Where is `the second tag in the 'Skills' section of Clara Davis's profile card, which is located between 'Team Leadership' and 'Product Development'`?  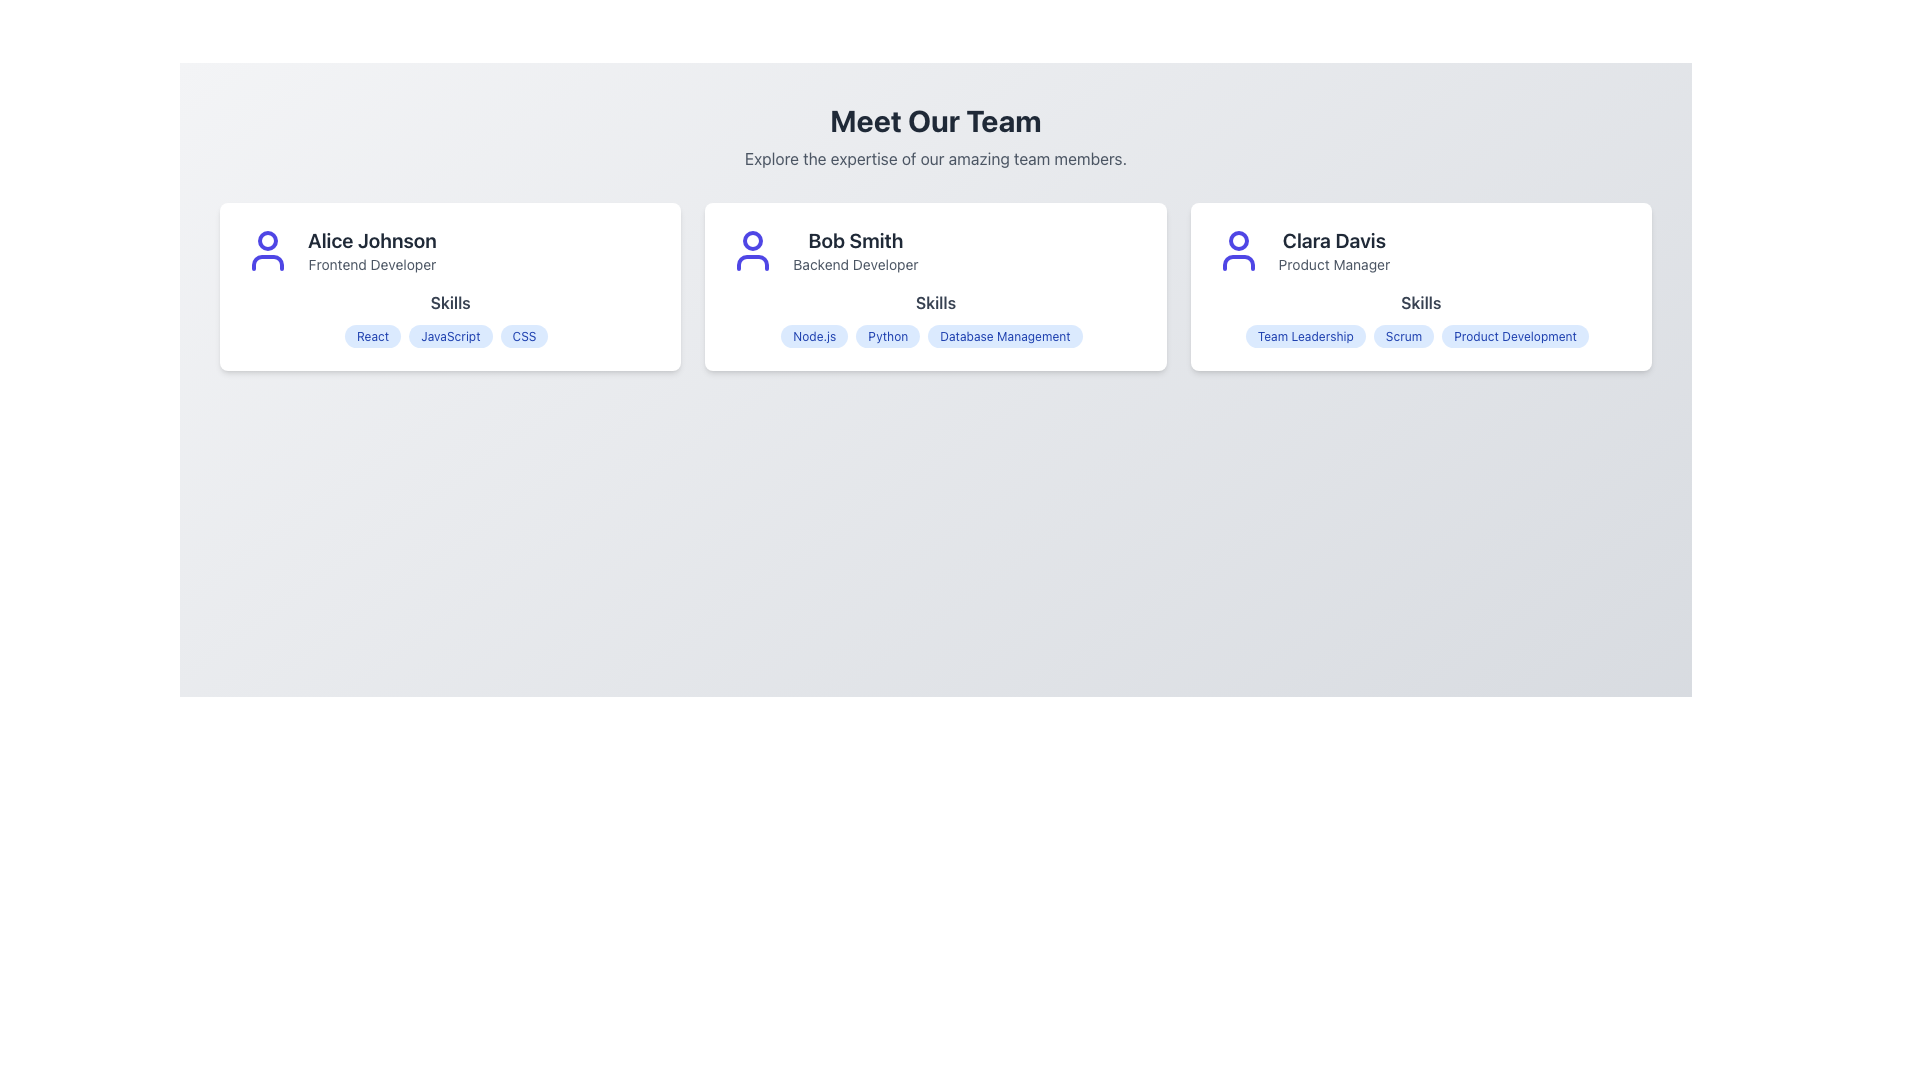
the second tag in the 'Skills' section of Clara Davis's profile card, which is located between 'Team Leadership' and 'Product Development' is located at coordinates (1402, 335).